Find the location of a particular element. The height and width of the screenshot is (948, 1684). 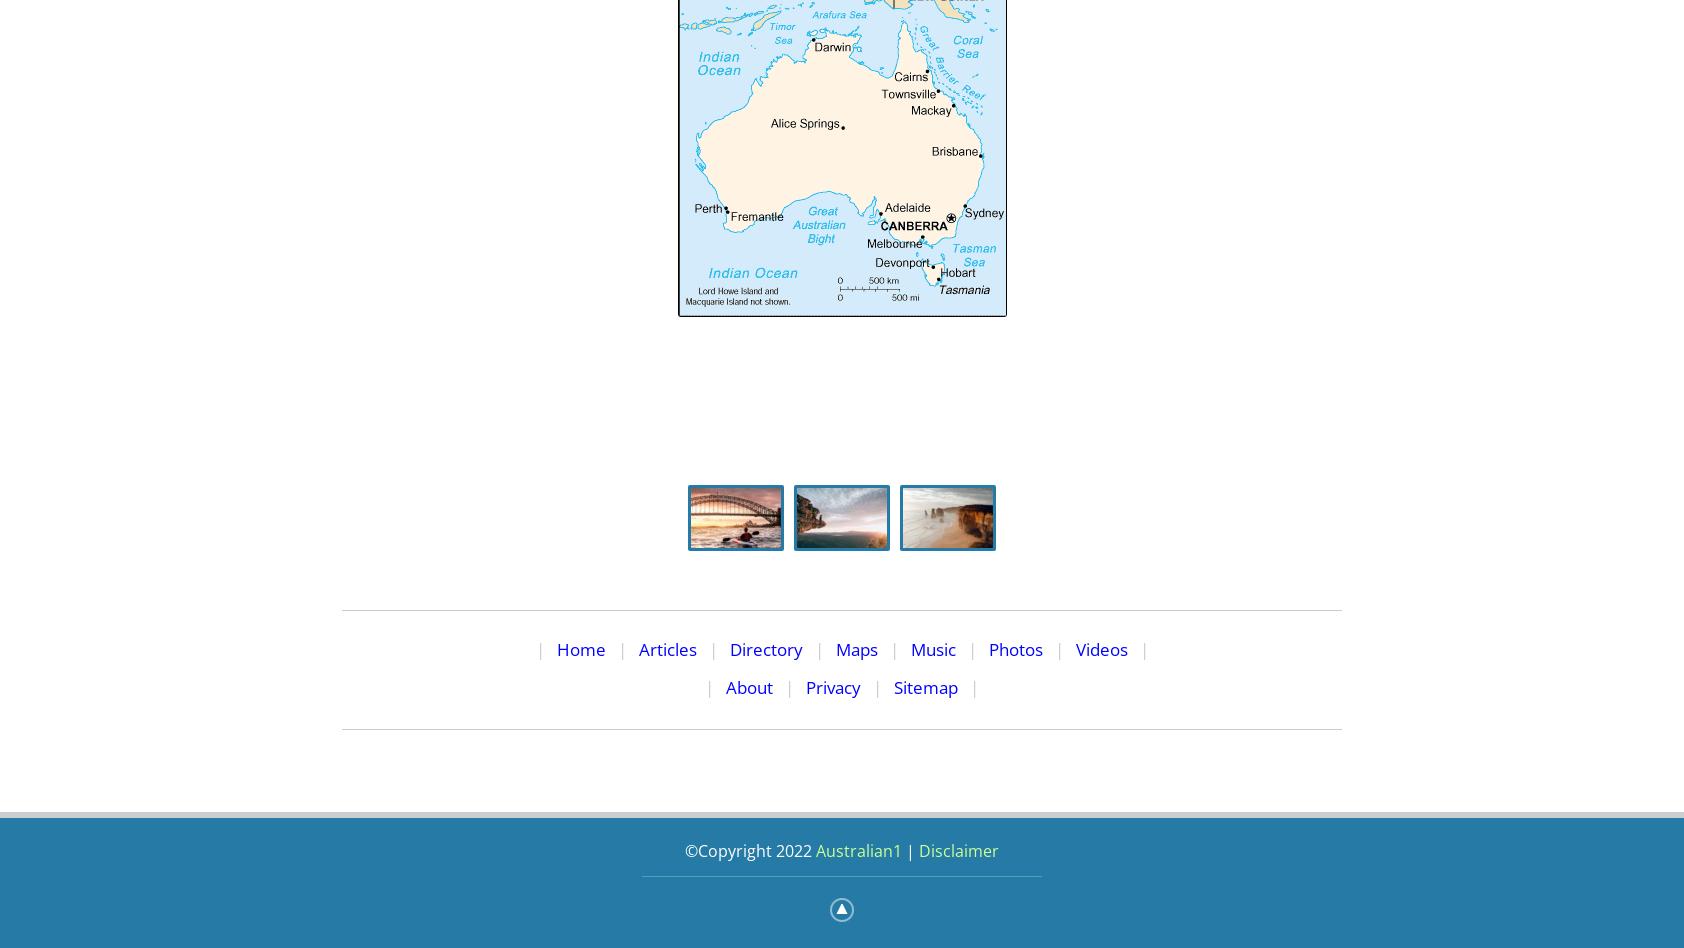

'Sitemap' is located at coordinates (925, 685).